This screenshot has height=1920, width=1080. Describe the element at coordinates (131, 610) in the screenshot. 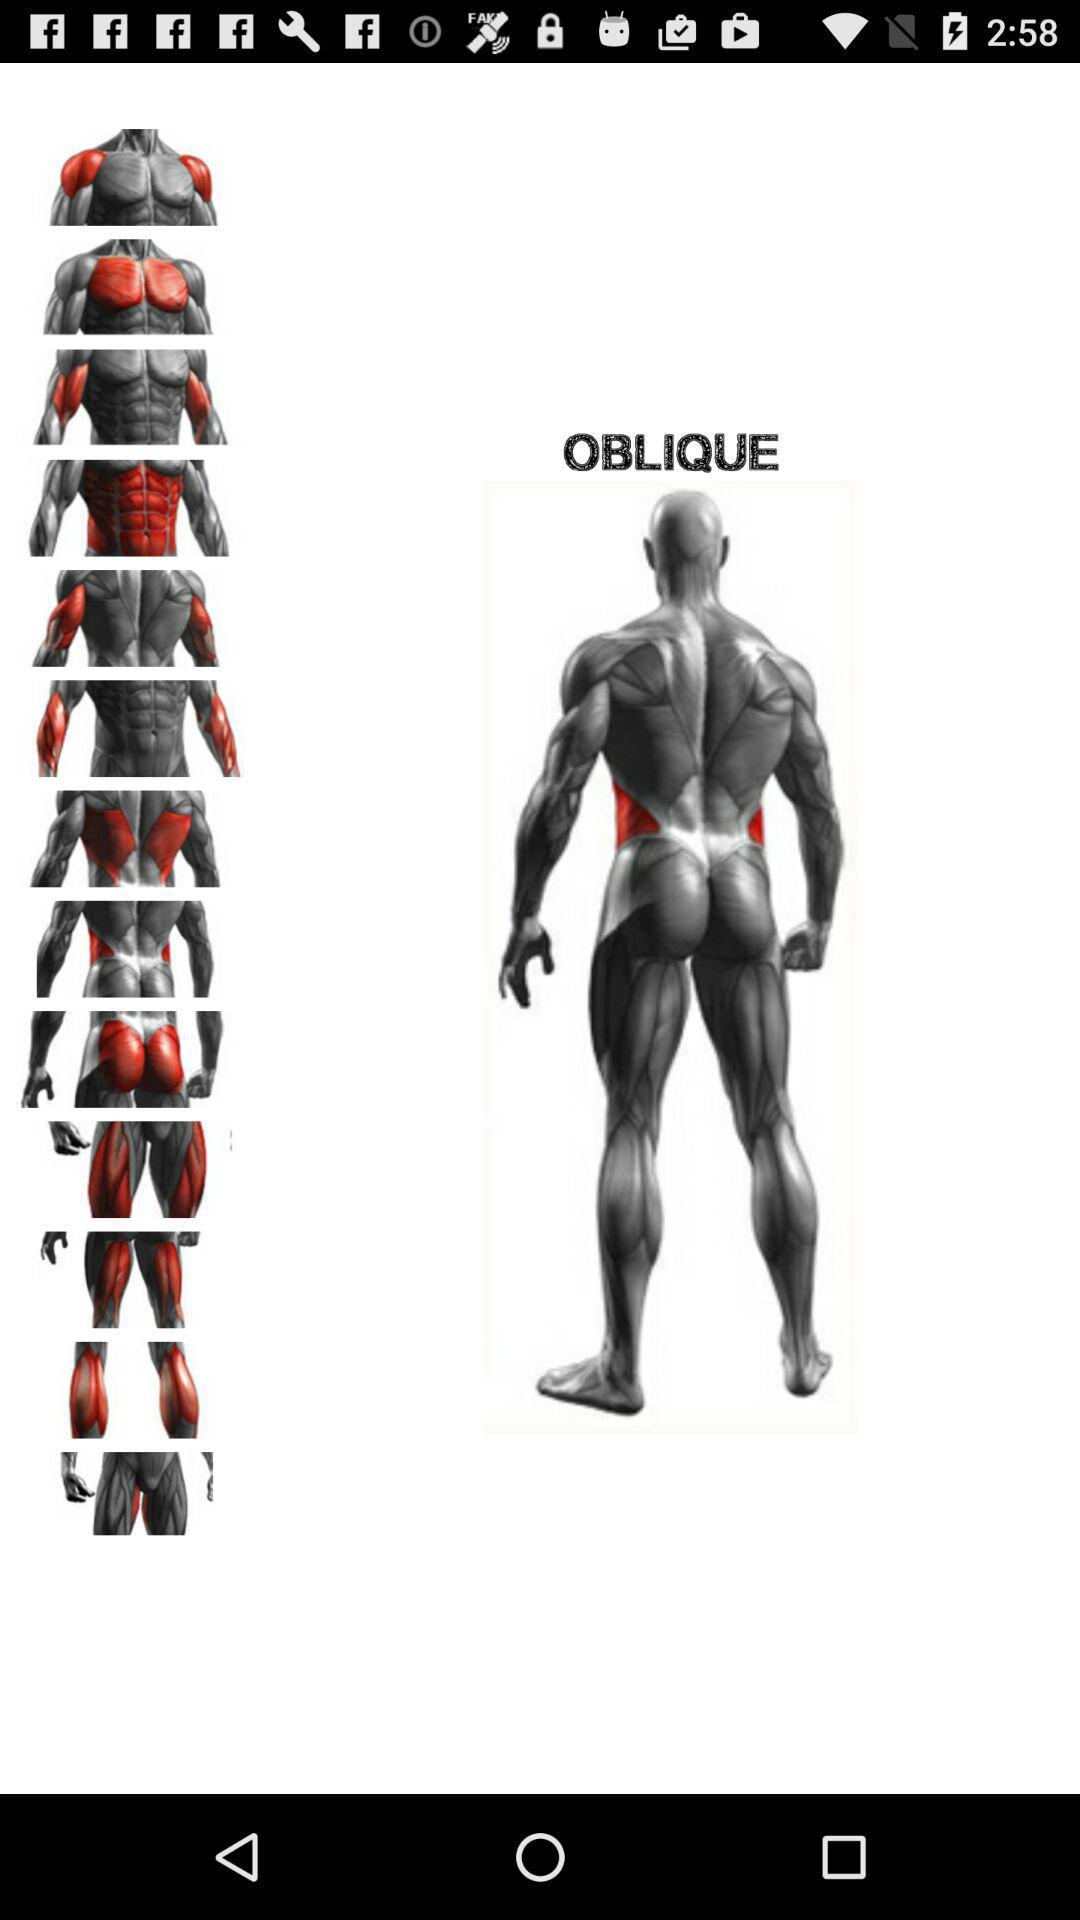

I see `switch exercise panel` at that location.